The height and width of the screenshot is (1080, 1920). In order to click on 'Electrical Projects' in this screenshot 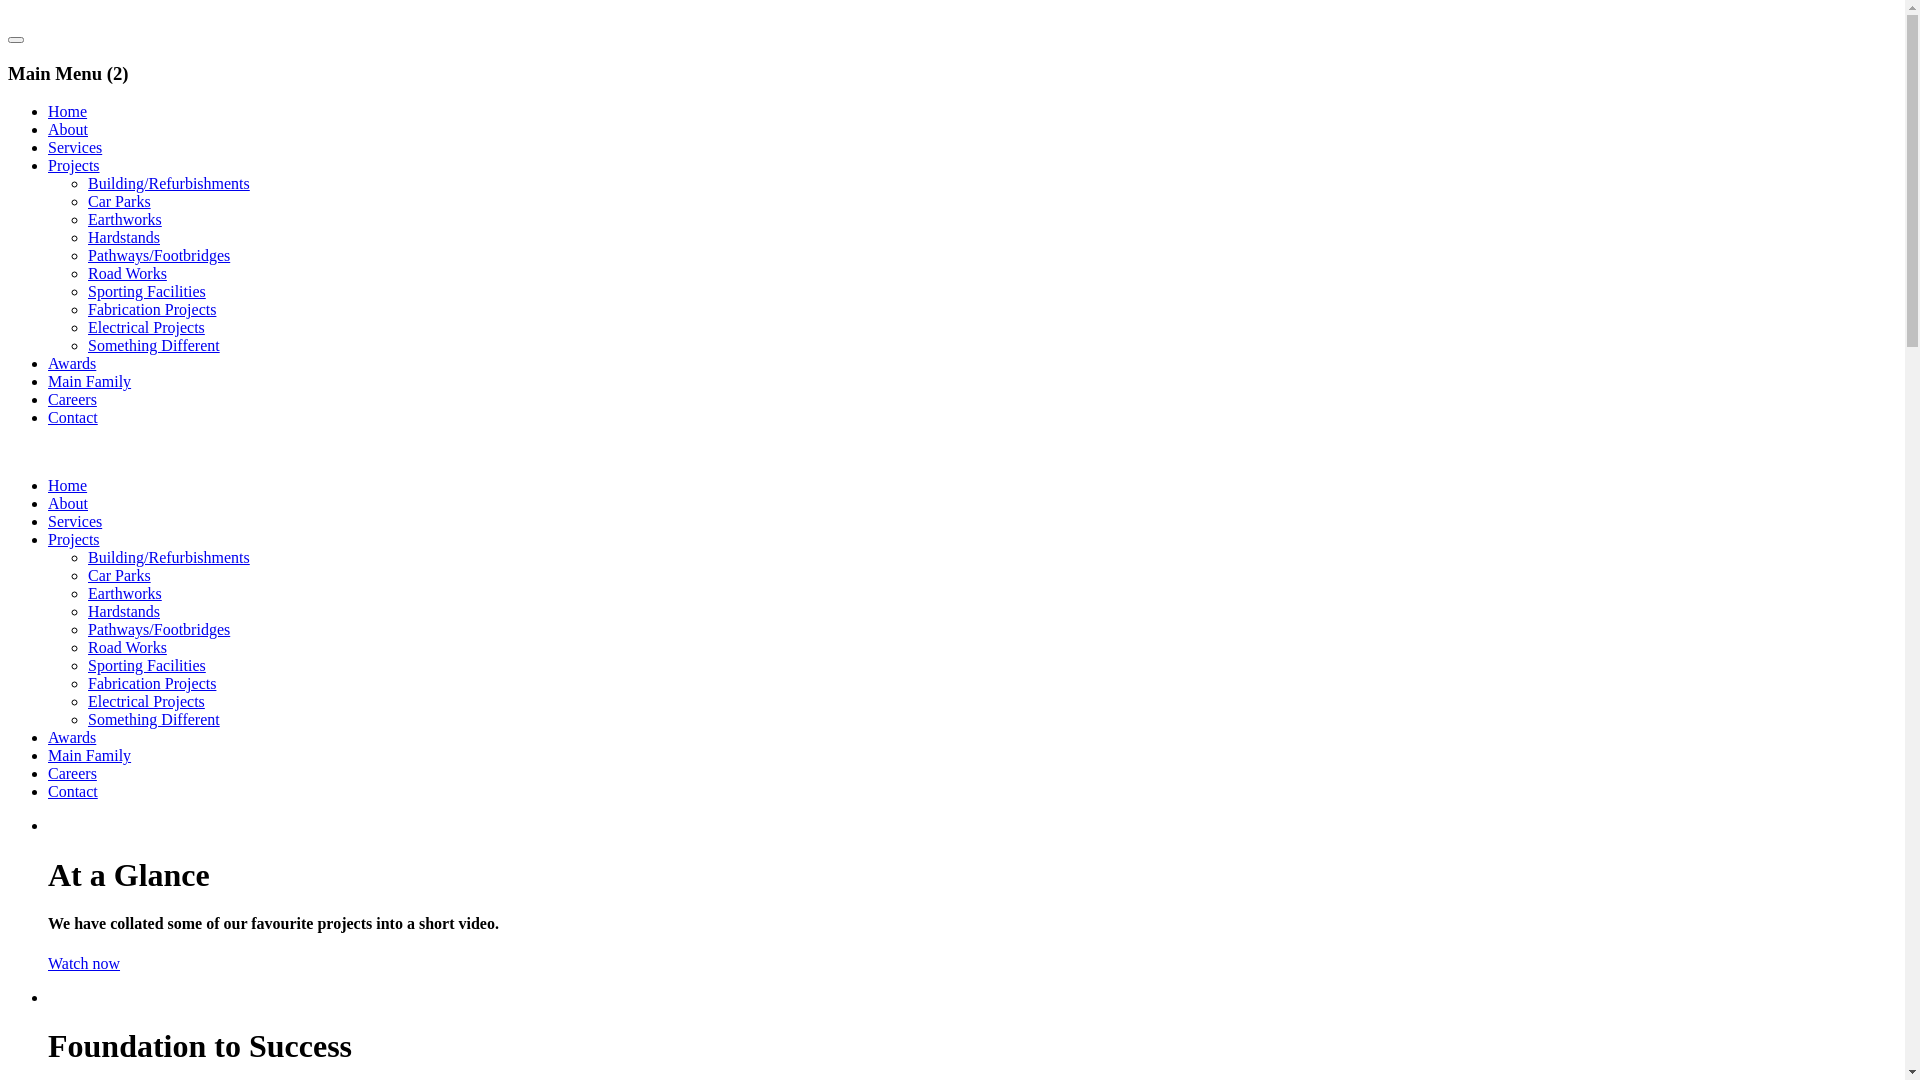, I will do `click(145, 326)`.